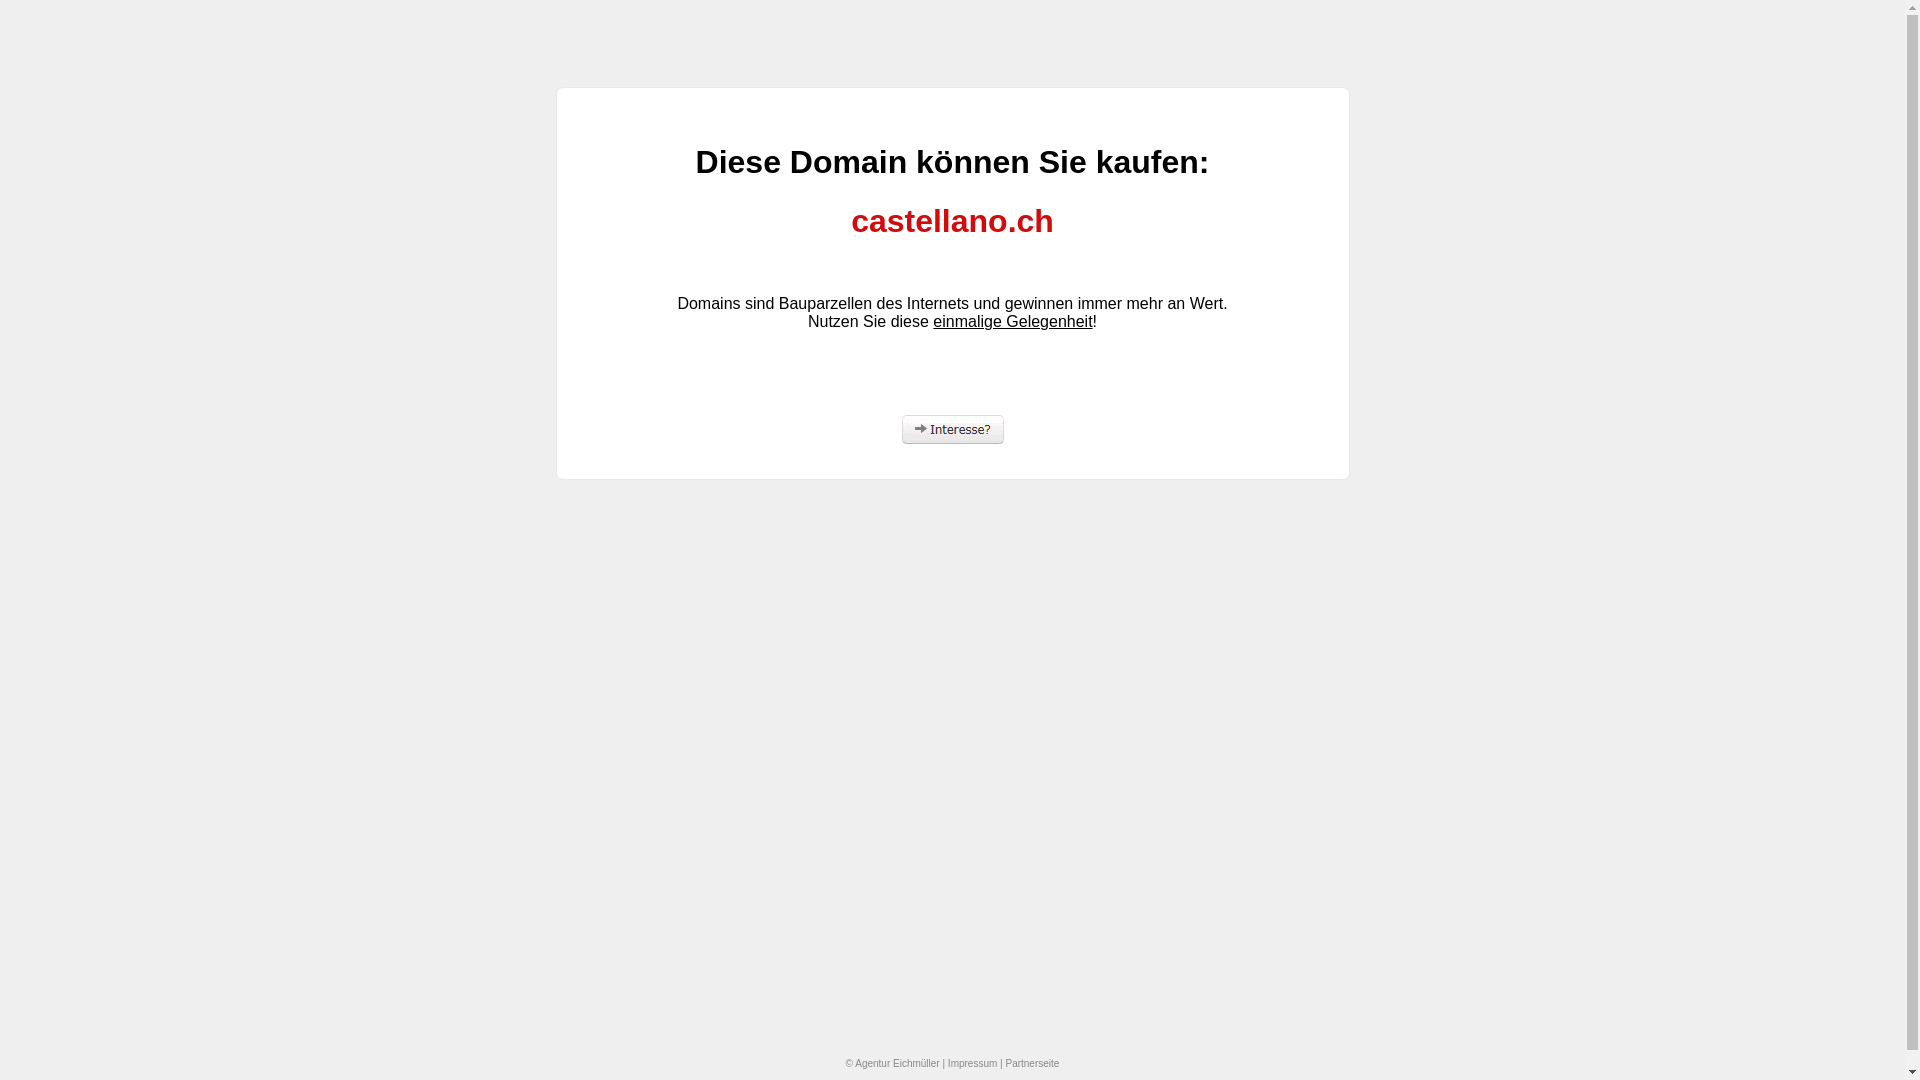  Describe the element at coordinates (972, 1062) in the screenshot. I see `'Impressum'` at that location.